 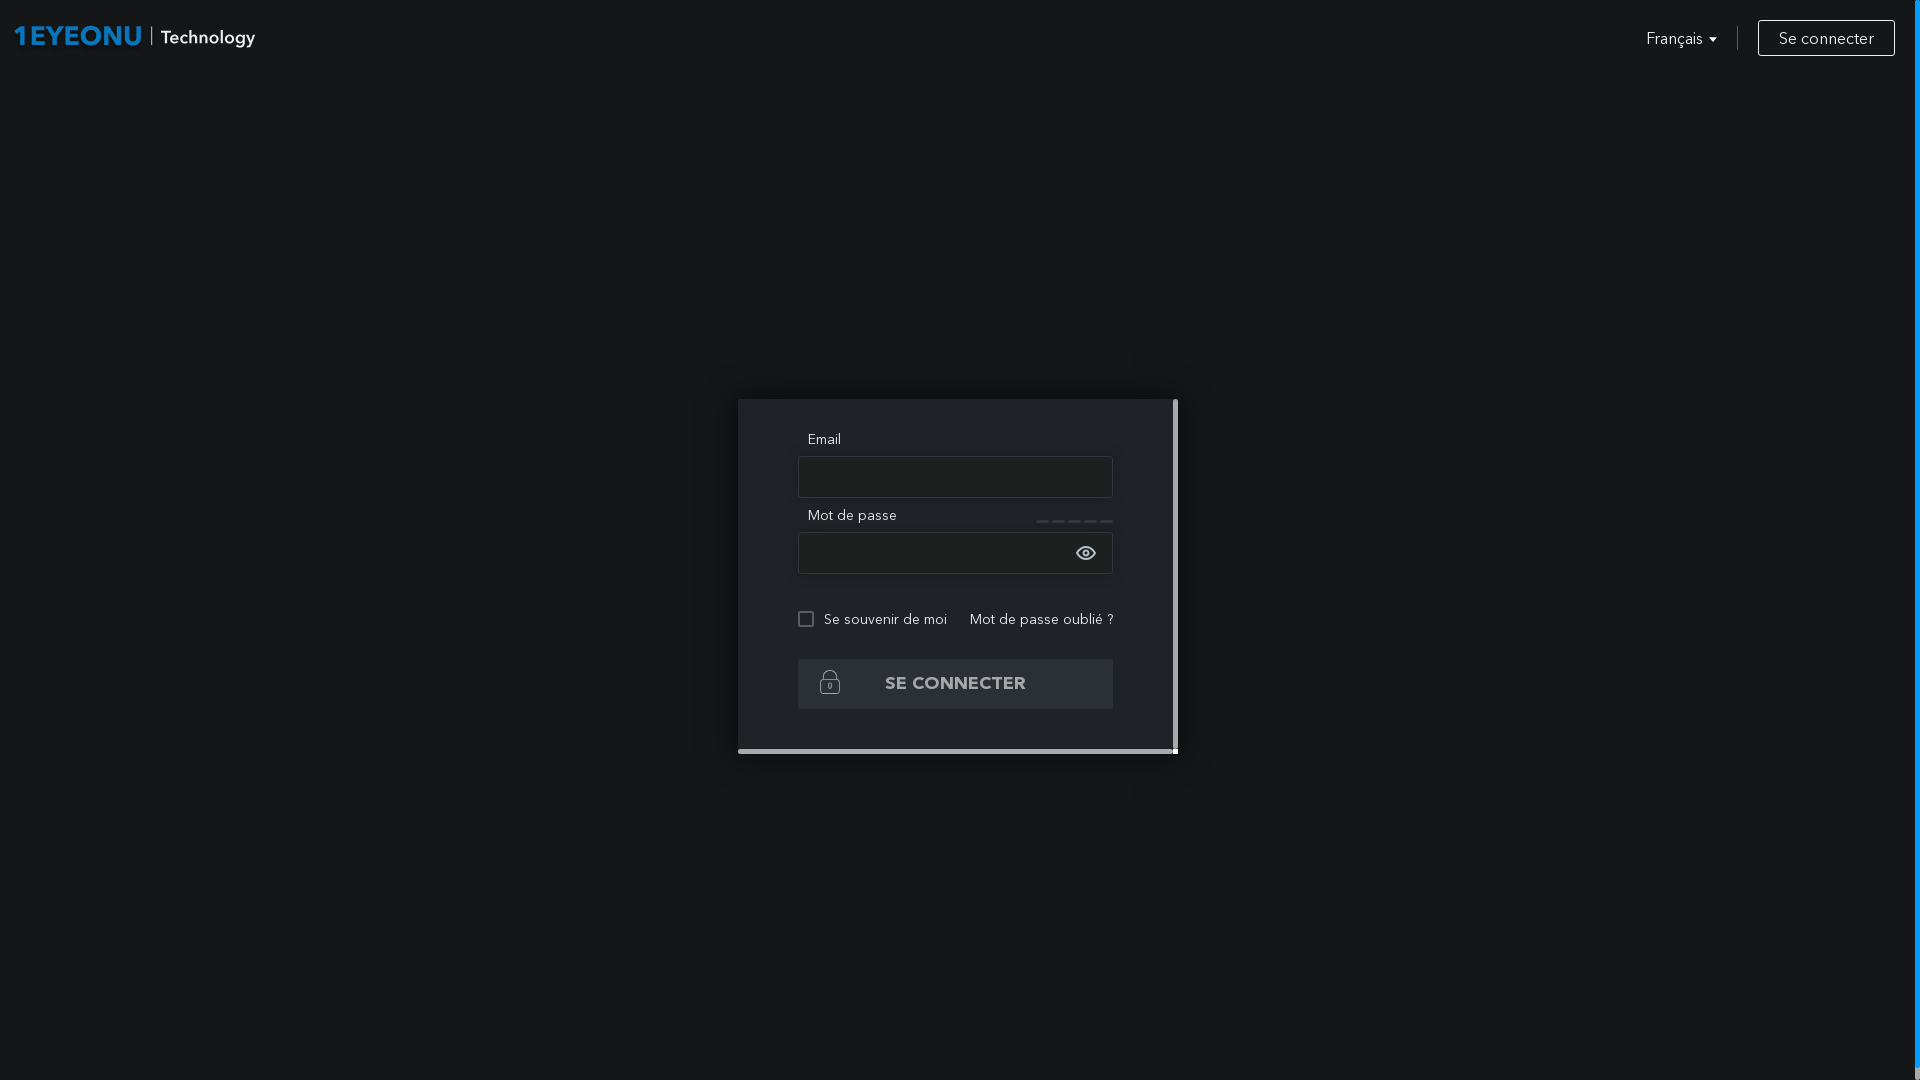 What do you see at coordinates (1826, 38) in the screenshot?
I see `'Se connecter'` at bounding box center [1826, 38].